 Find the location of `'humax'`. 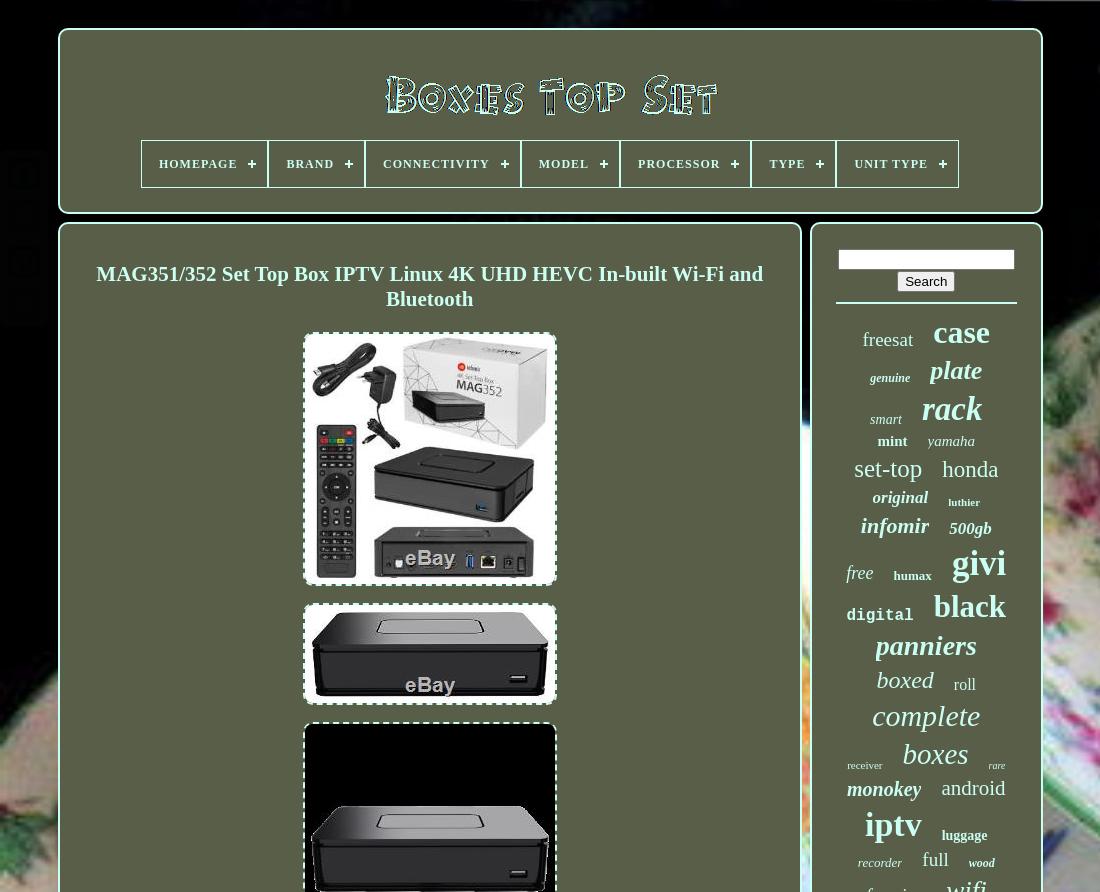

'humax' is located at coordinates (912, 574).